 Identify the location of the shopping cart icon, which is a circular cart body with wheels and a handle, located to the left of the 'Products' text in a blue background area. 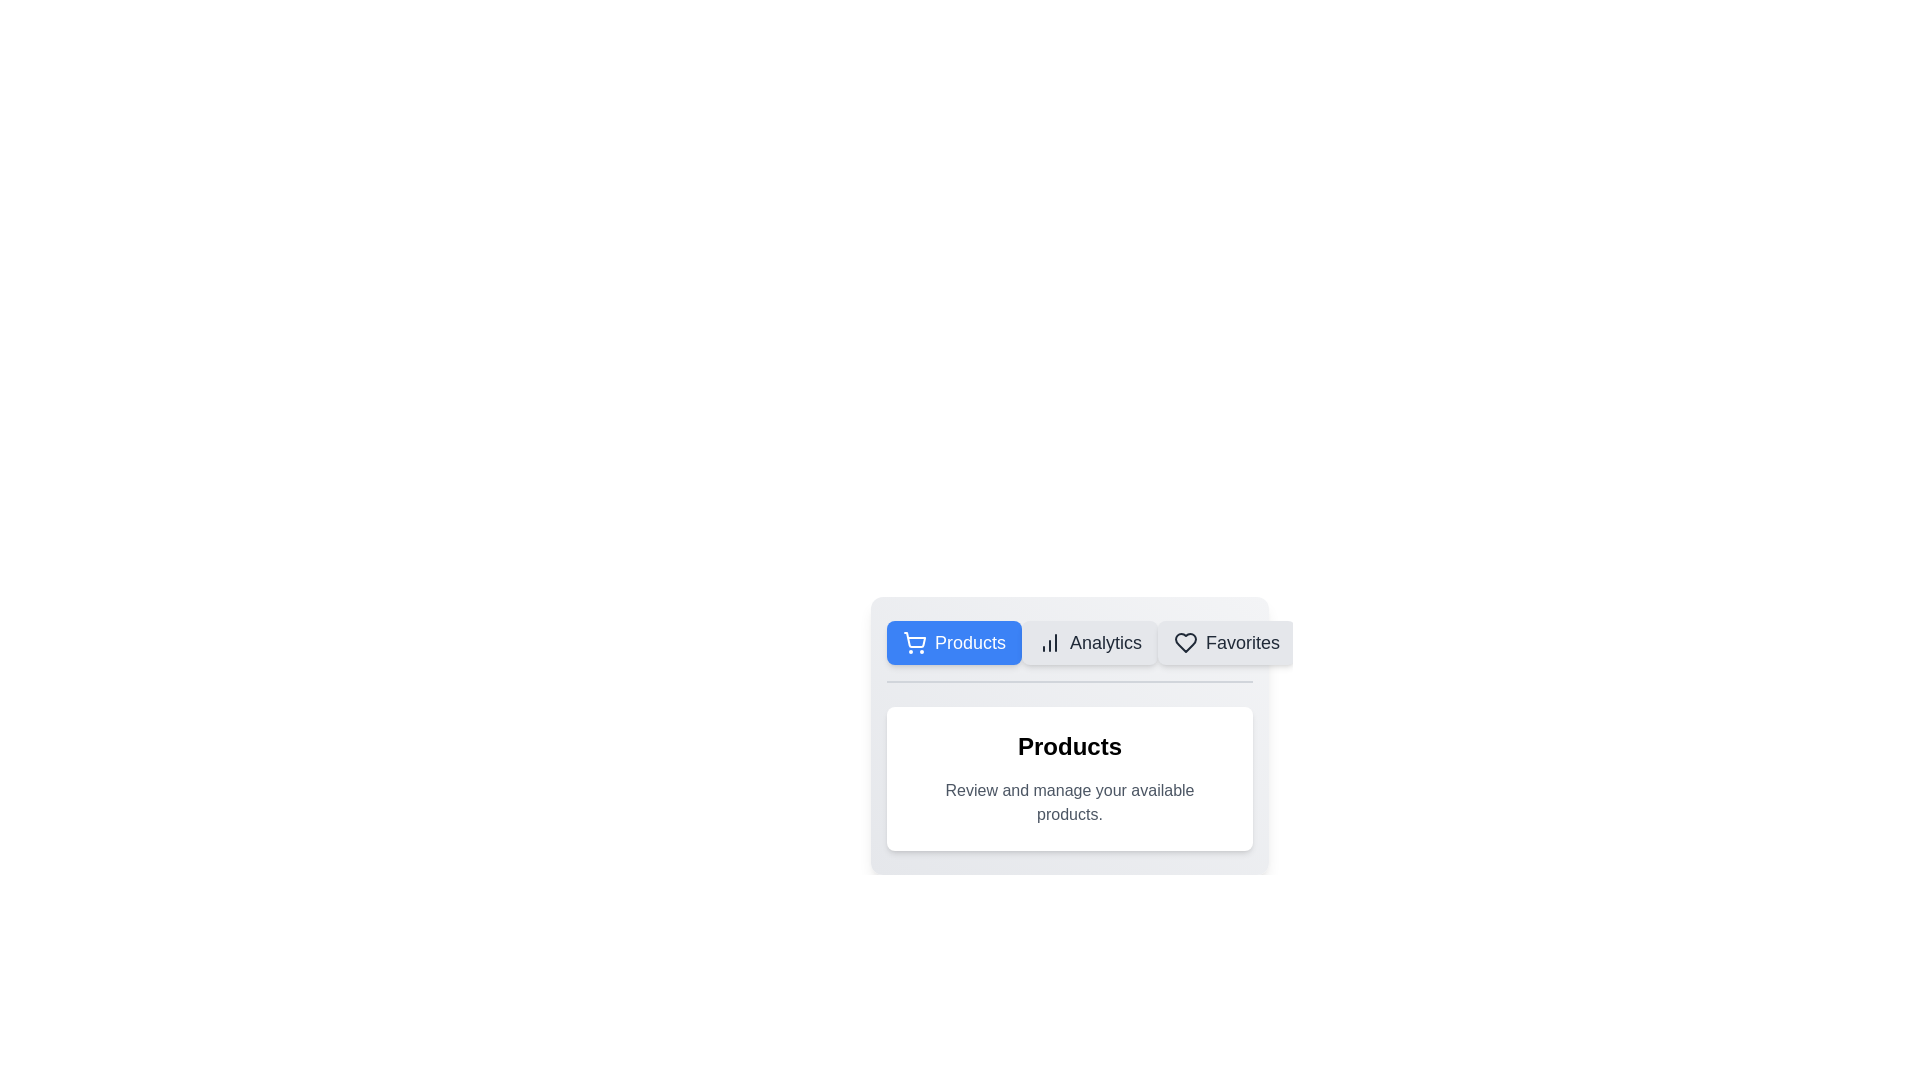
(914, 643).